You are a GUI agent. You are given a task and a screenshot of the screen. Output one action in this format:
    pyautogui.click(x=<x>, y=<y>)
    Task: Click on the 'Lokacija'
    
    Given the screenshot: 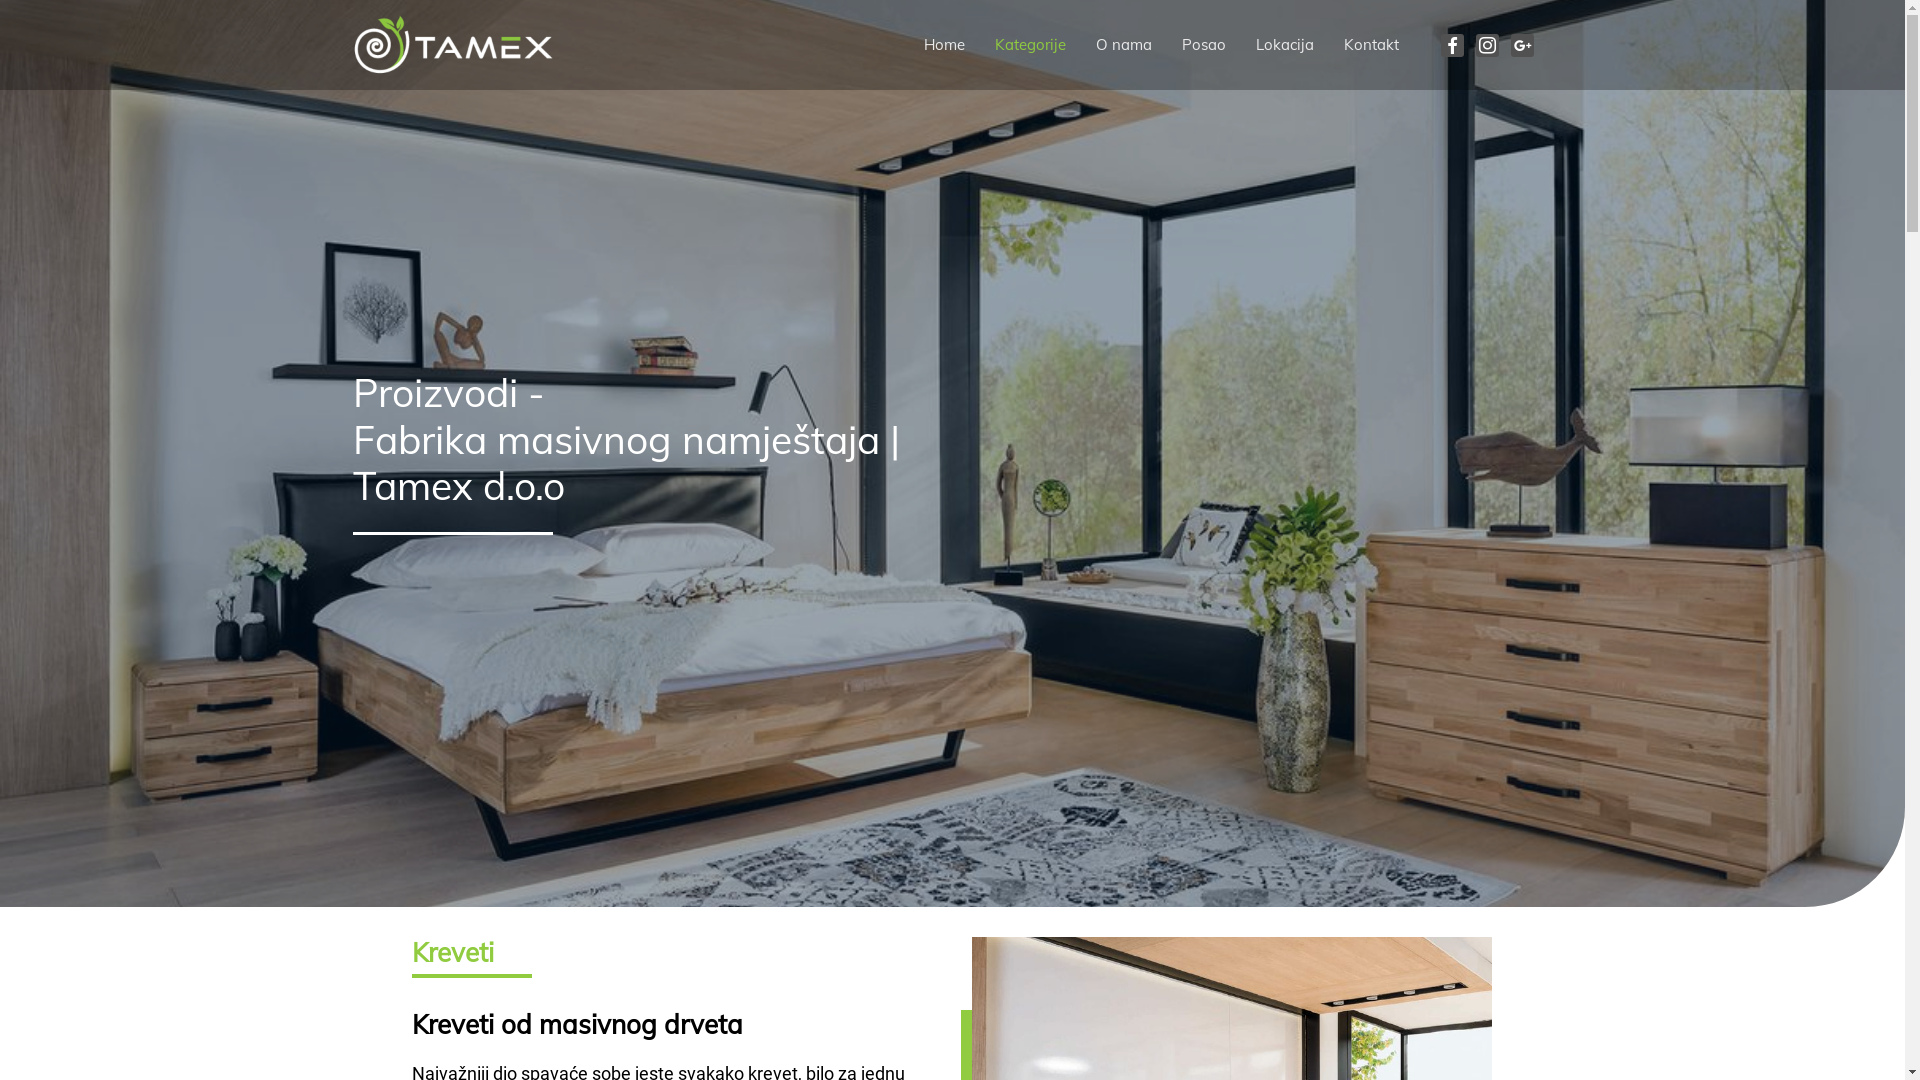 What is the action you would take?
    pyautogui.click(x=1285, y=45)
    